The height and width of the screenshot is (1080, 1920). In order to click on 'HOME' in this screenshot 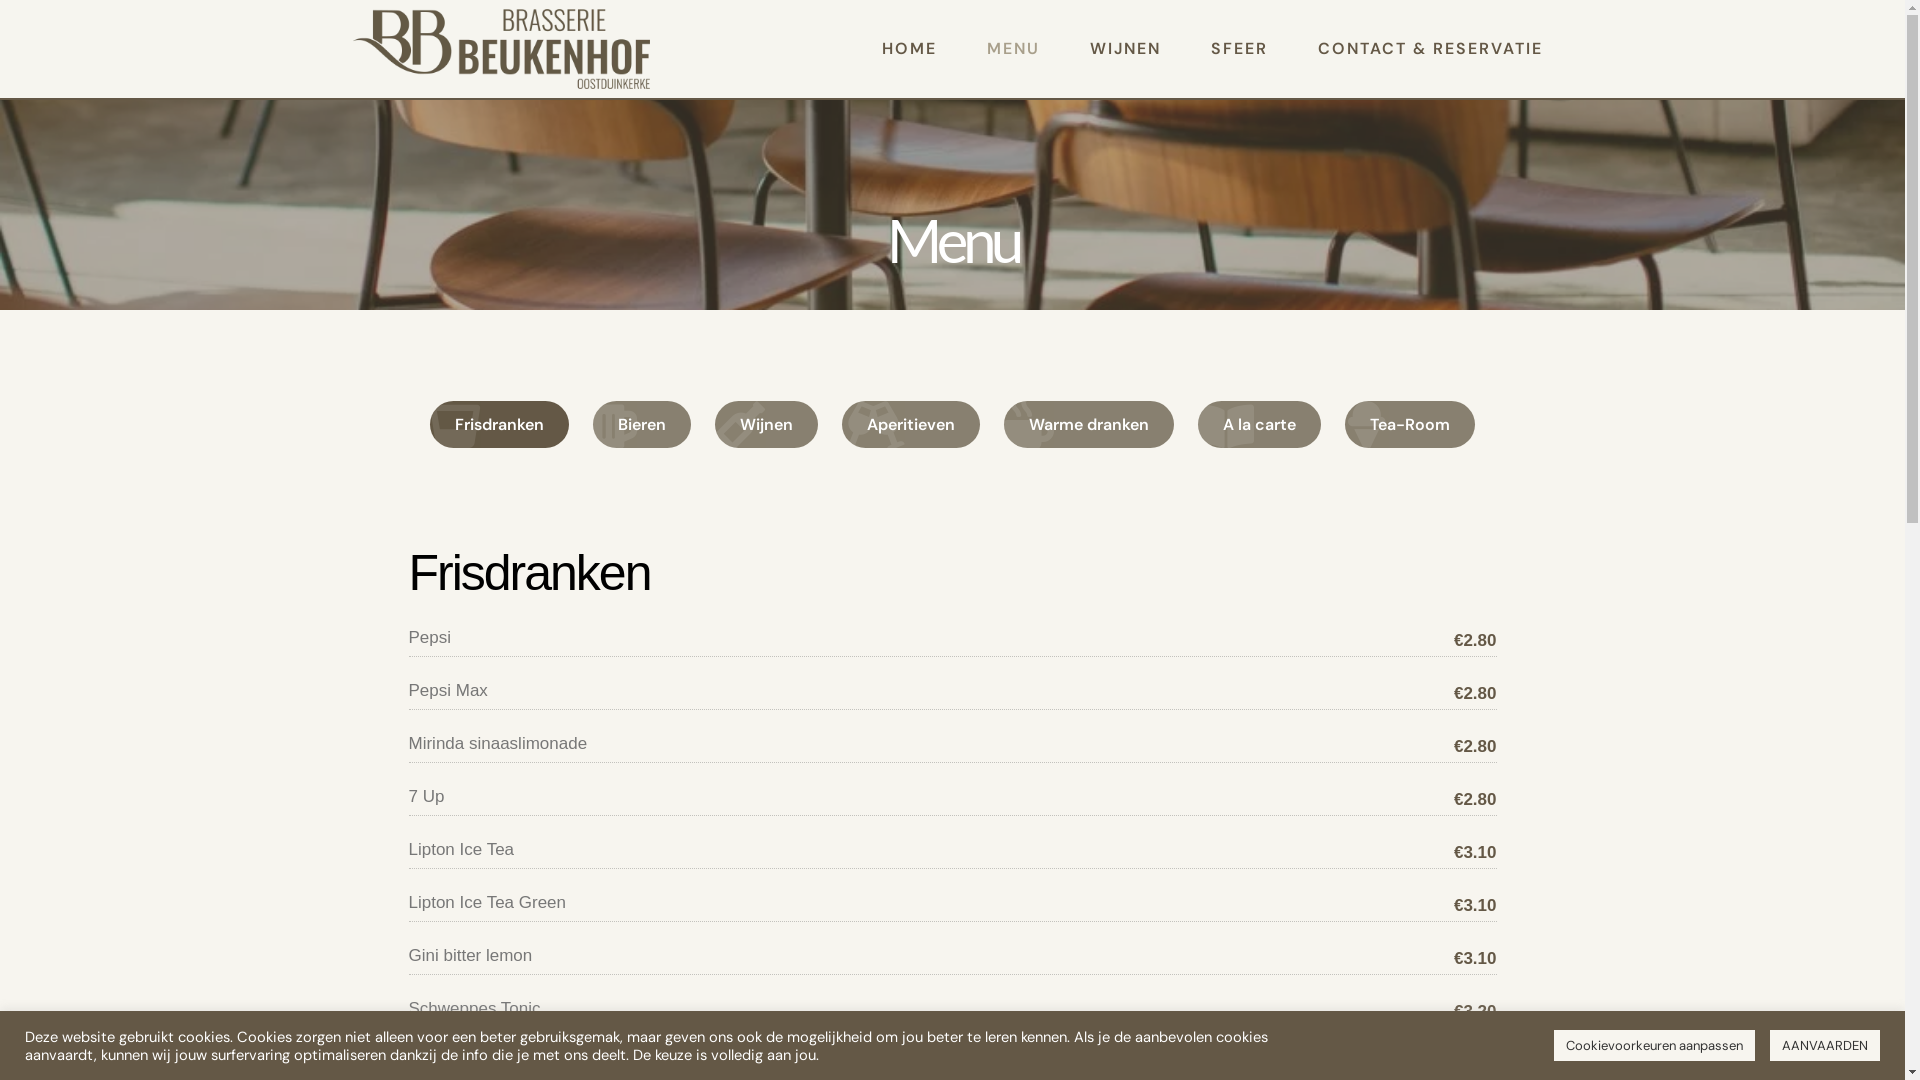, I will do `click(908, 48)`.